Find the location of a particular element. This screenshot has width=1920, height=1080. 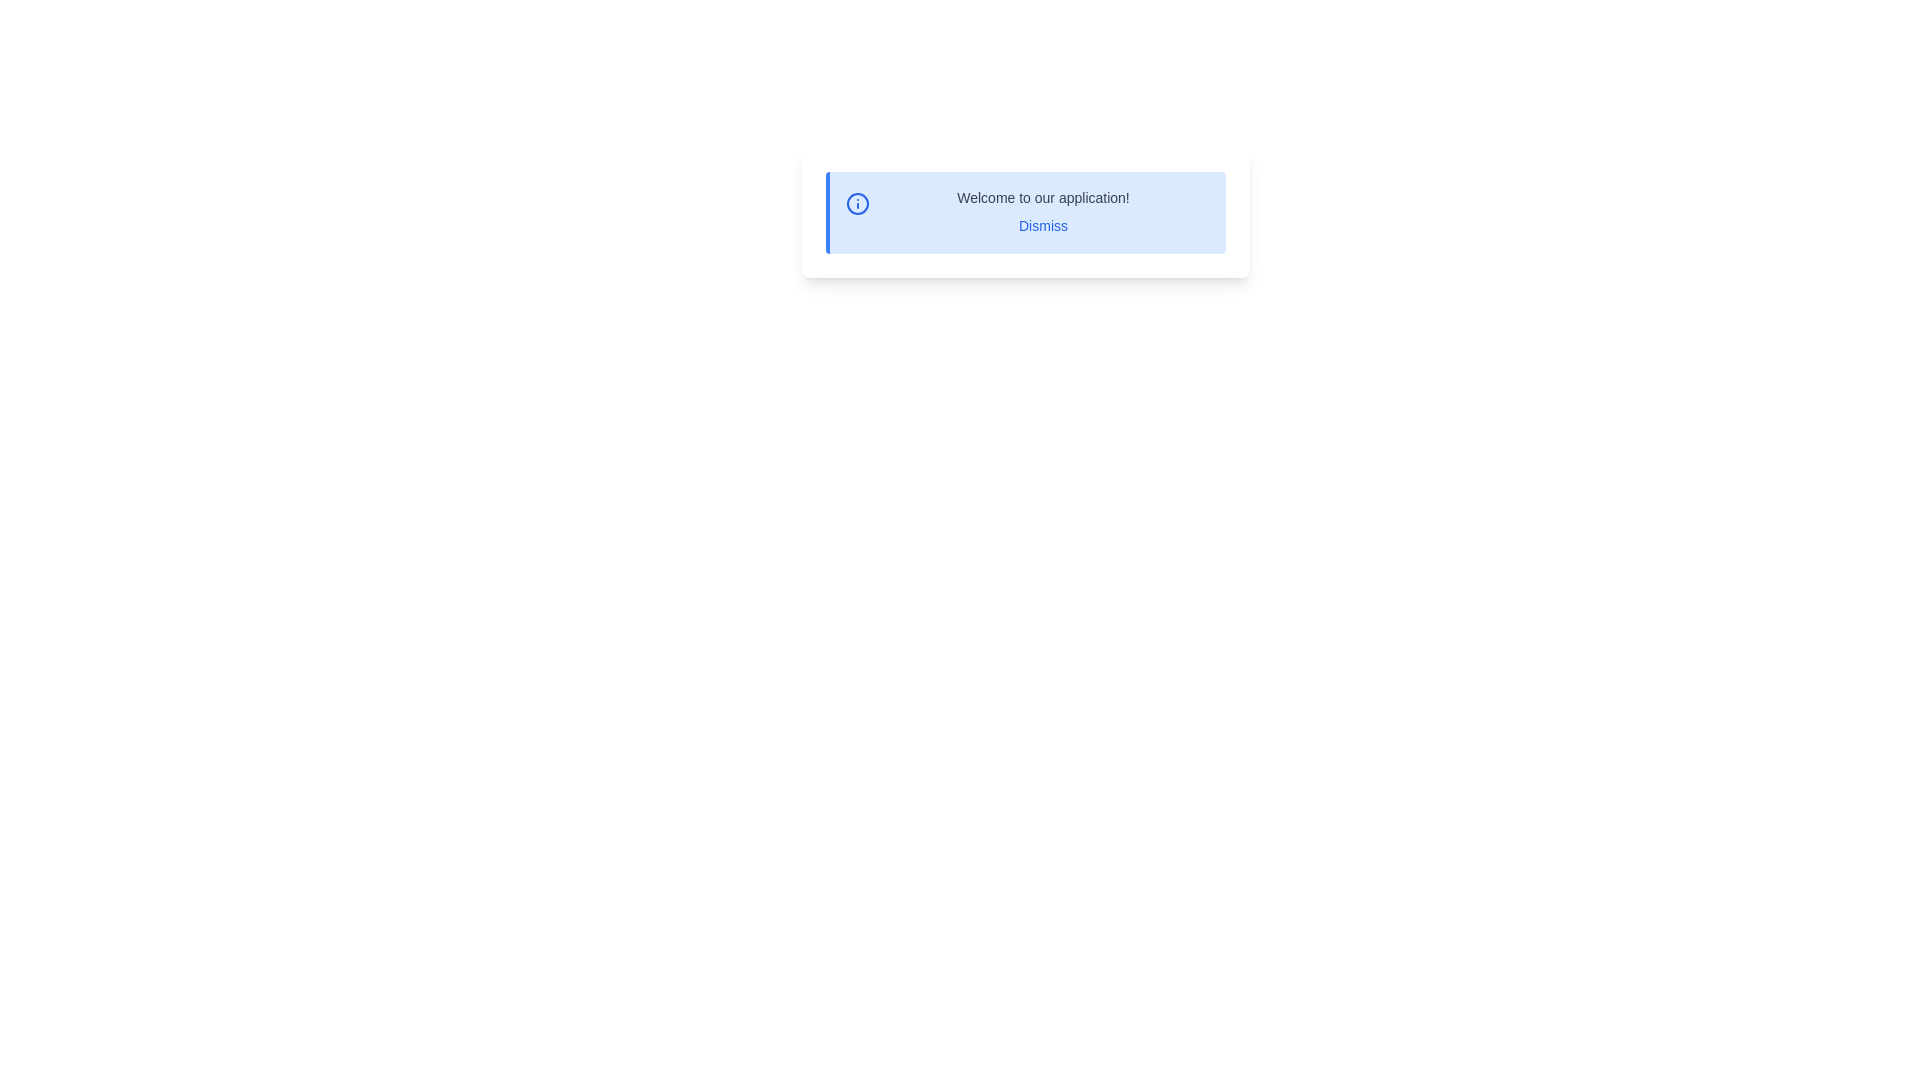

the circular information icon with a blue outline that is positioned to the left of the text 'Welcome to our application!' is located at coordinates (857, 204).